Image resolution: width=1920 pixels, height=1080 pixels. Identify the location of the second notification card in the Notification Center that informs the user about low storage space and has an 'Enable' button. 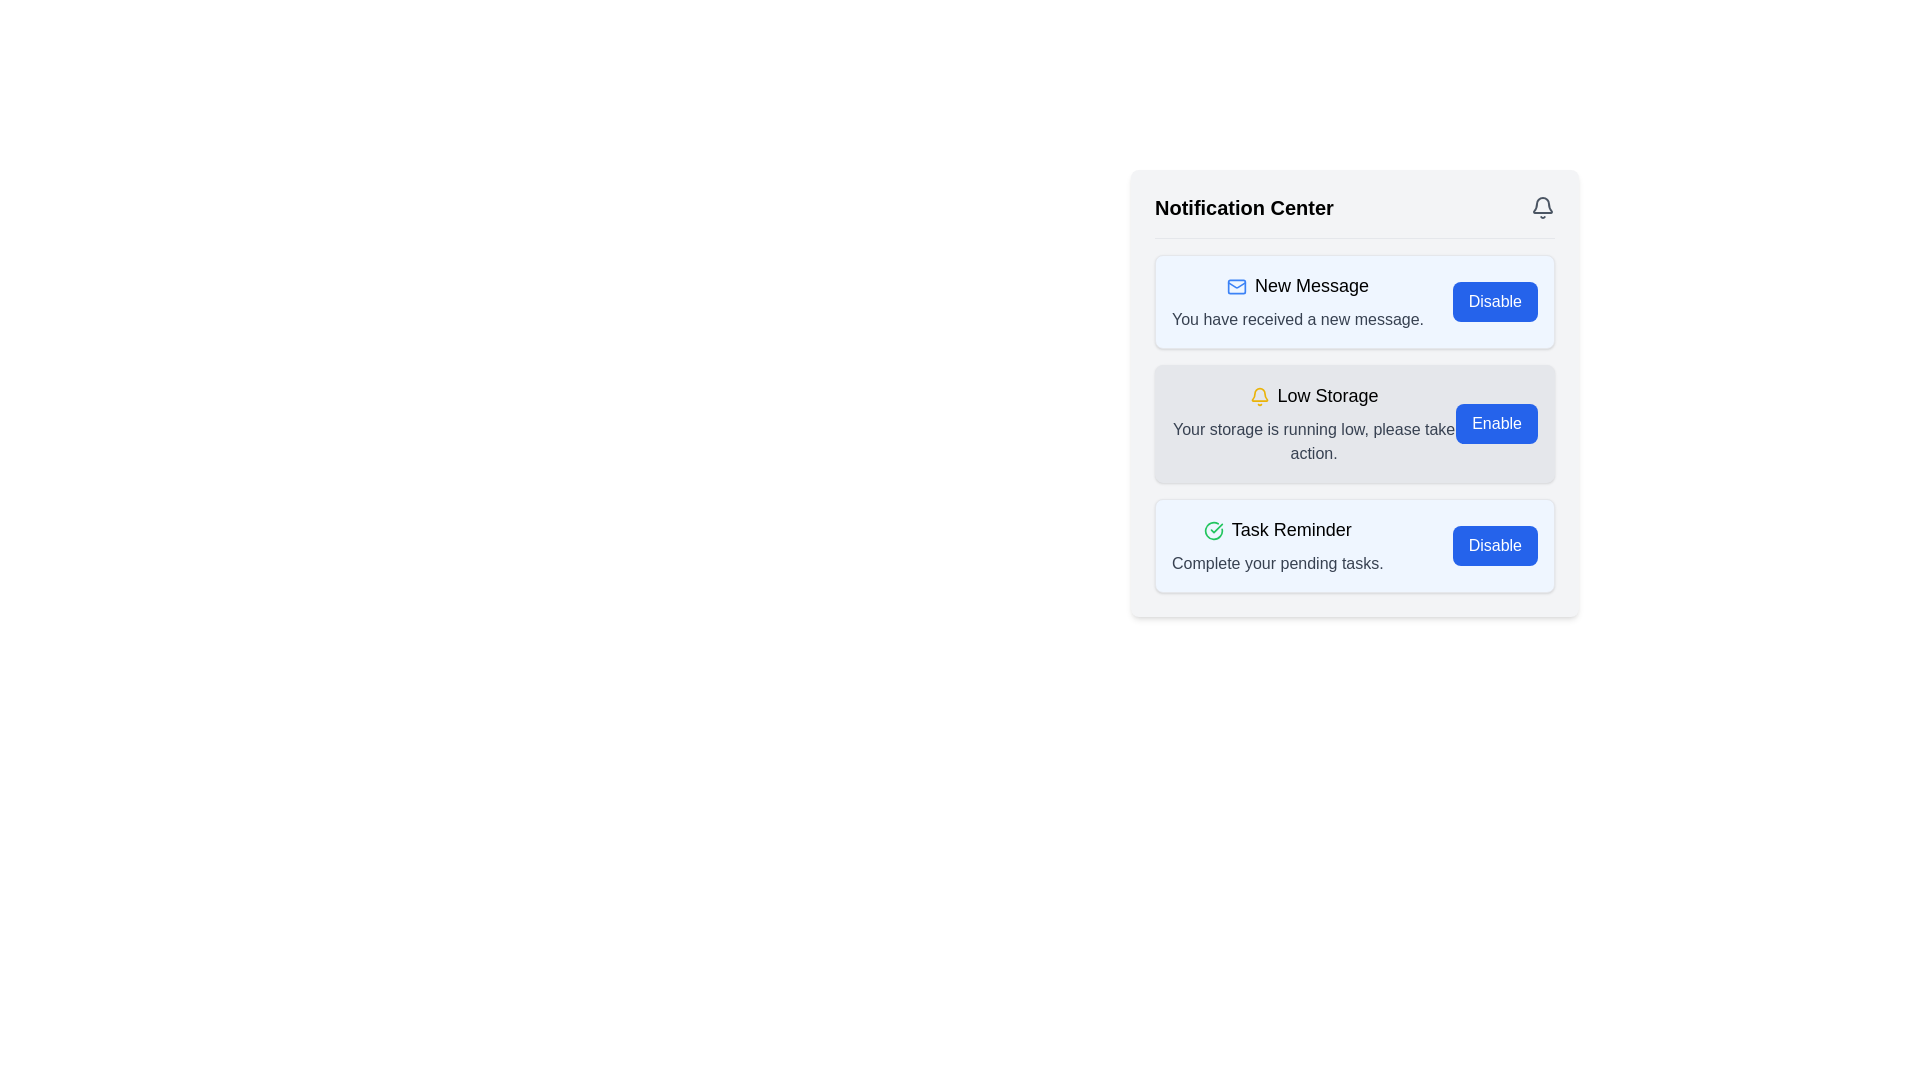
(1354, 423).